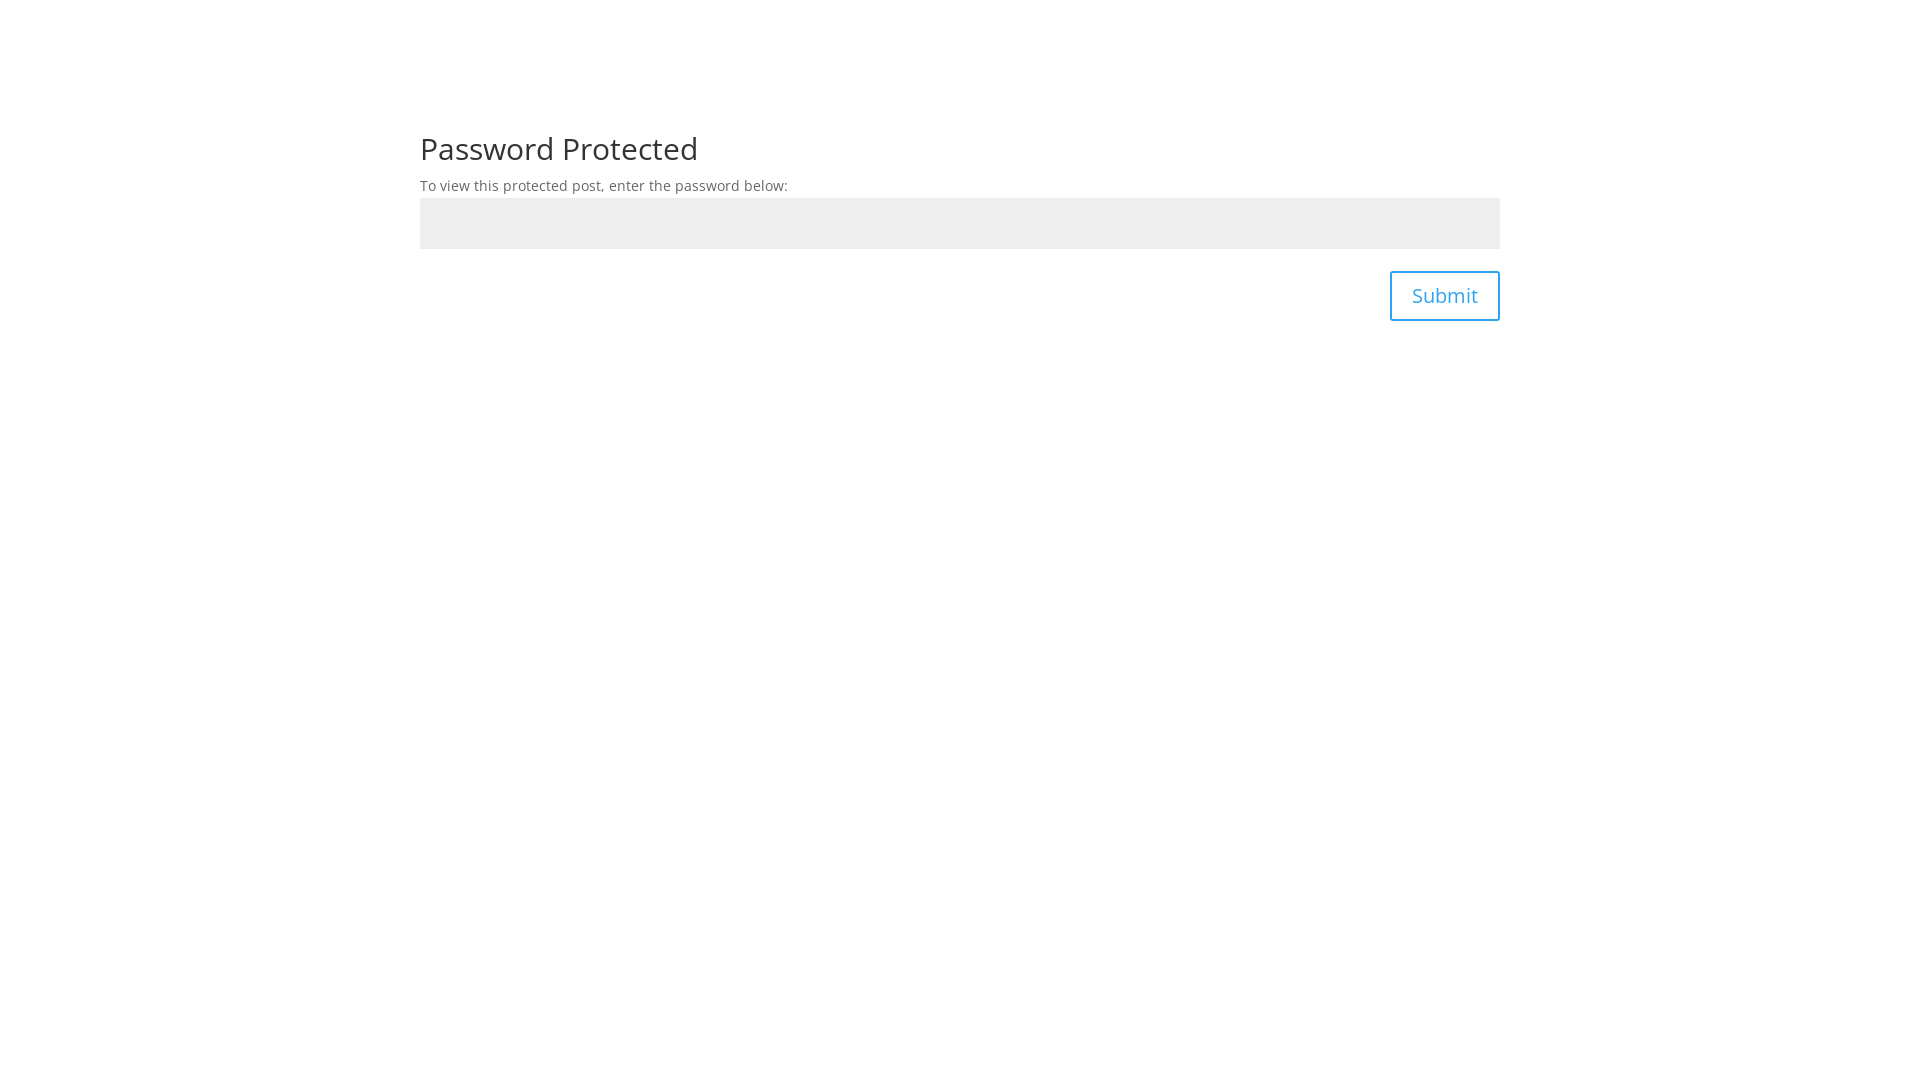 Image resolution: width=1920 pixels, height=1080 pixels. I want to click on 'Submit', so click(1444, 296).